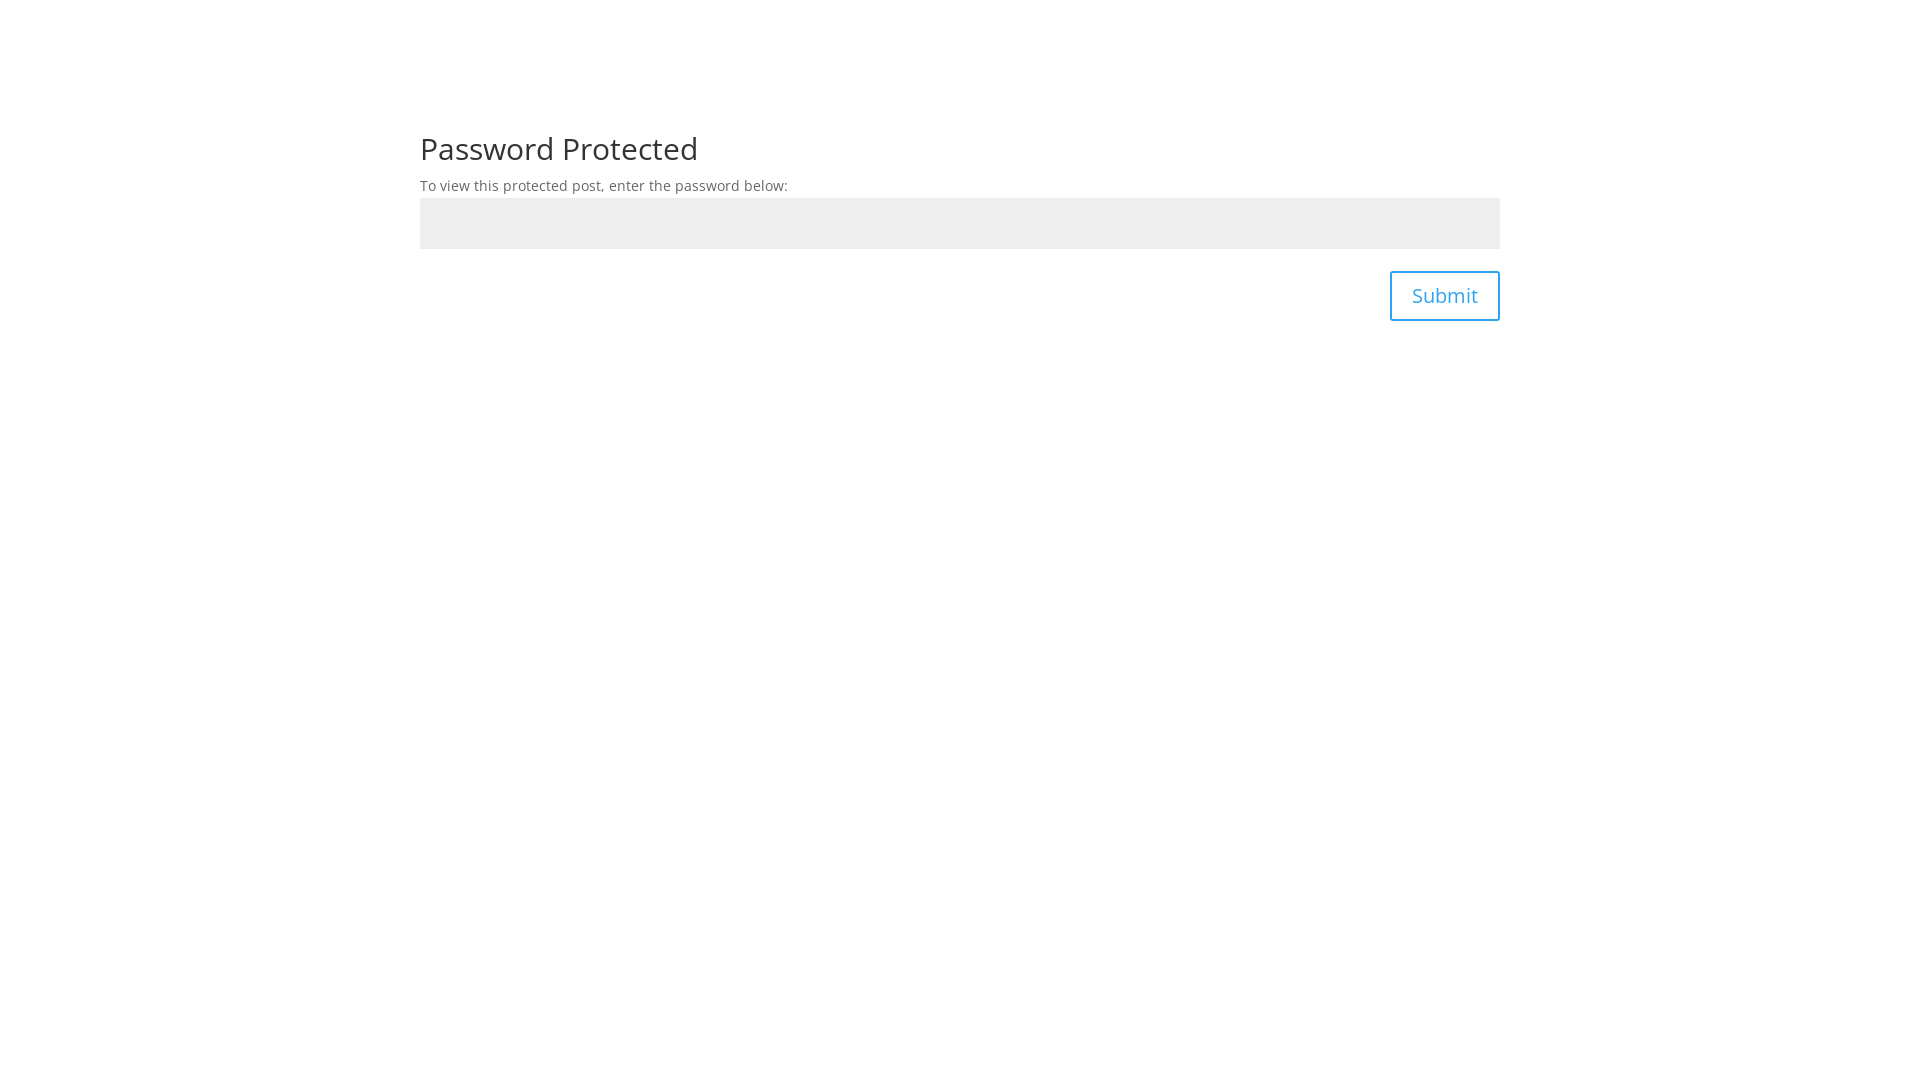 Image resolution: width=1920 pixels, height=1080 pixels. I want to click on 'Submit', so click(1444, 296).